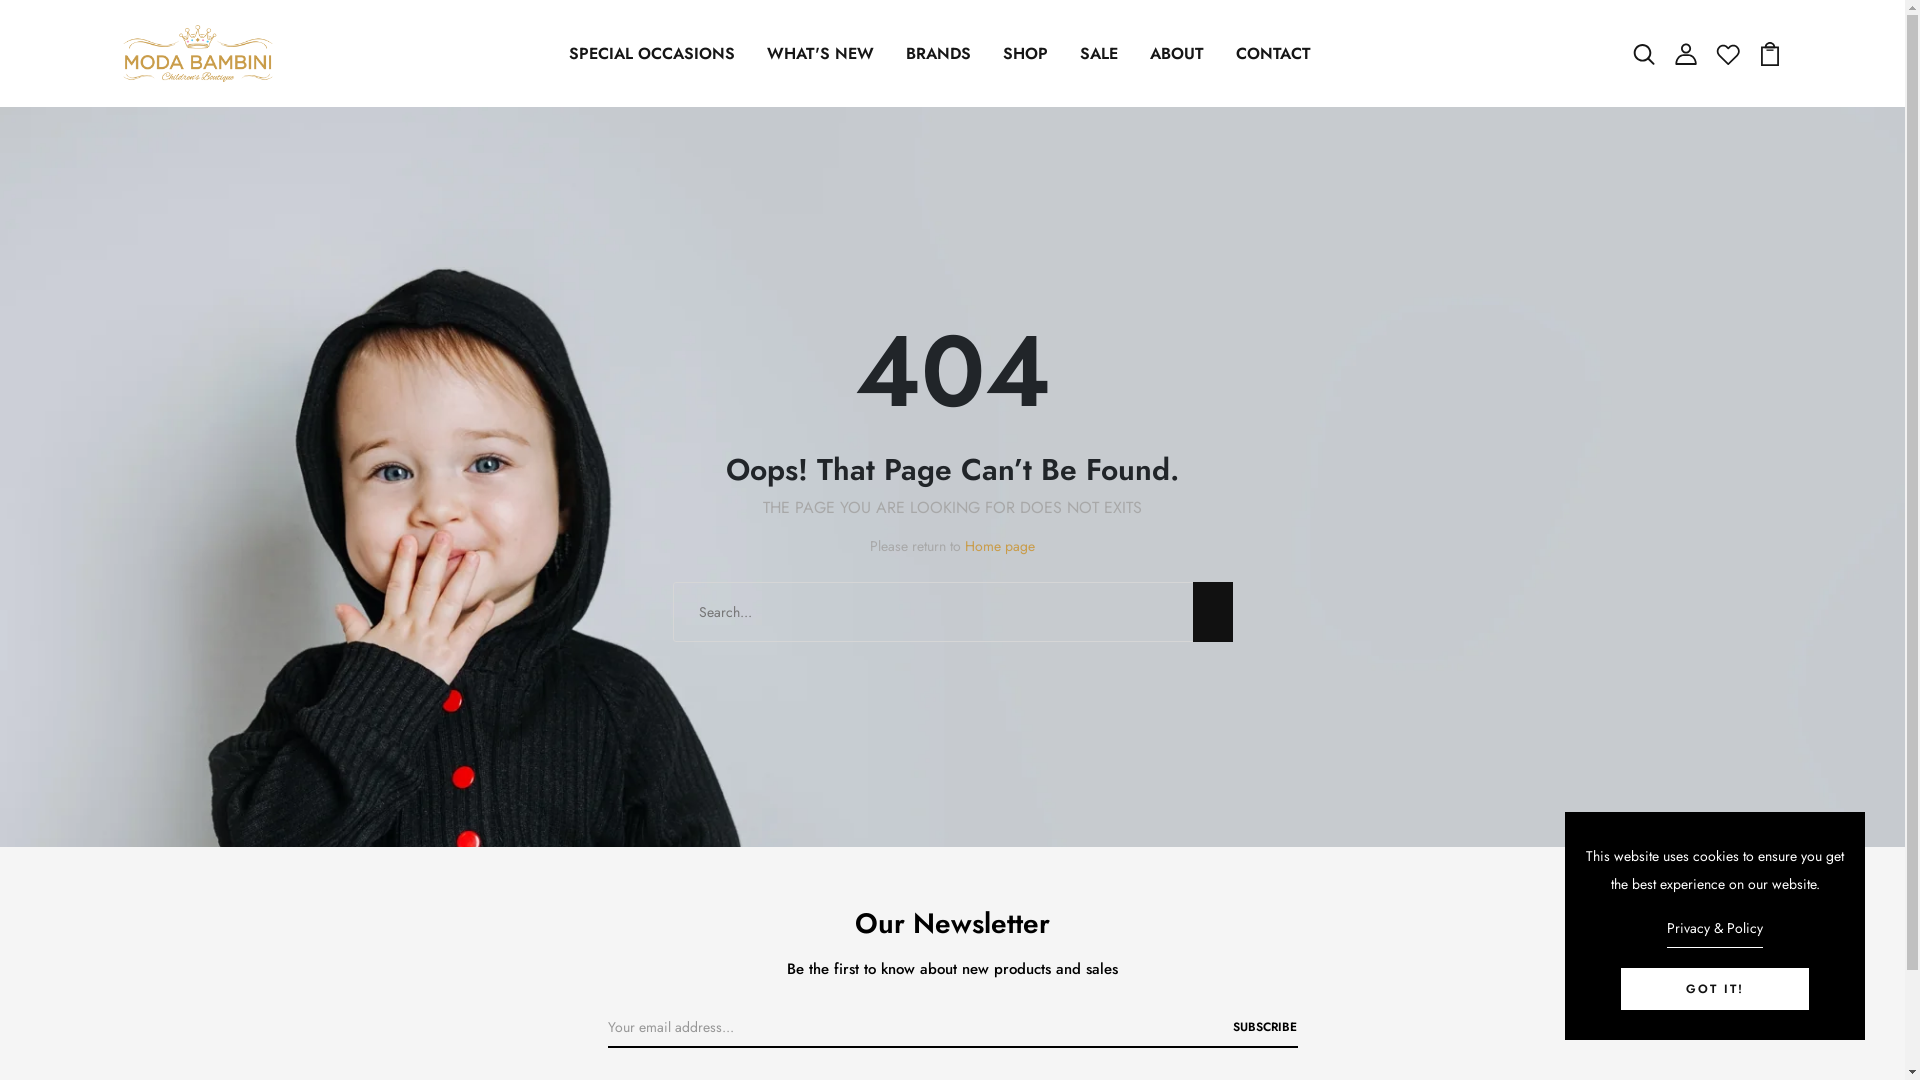  What do you see at coordinates (1684, 51) in the screenshot?
I see `'image/svg+xml'` at bounding box center [1684, 51].